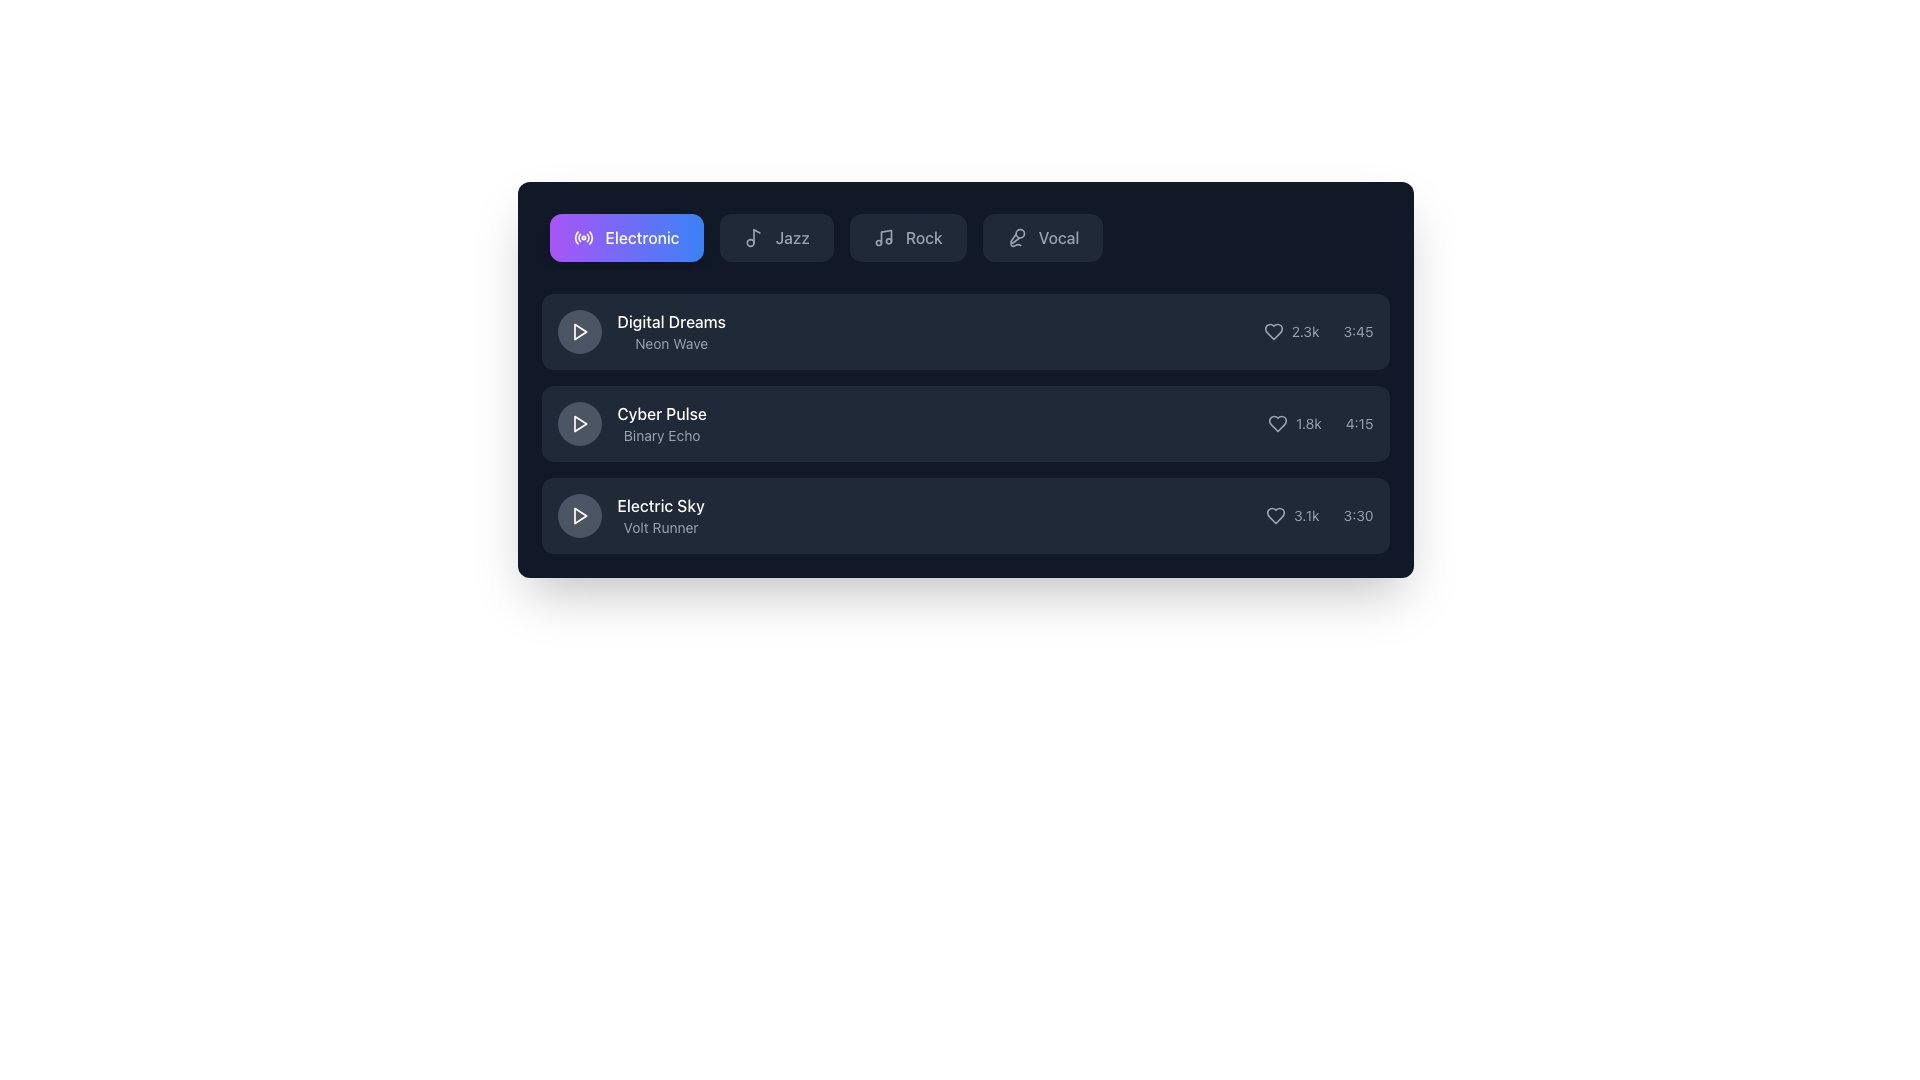 The height and width of the screenshot is (1080, 1920). Describe the element at coordinates (1041, 237) in the screenshot. I see `the 'Vocal' button, which is the fourth item in a horizontally scrollable list with a dark gray background and a microphone icon` at that location.